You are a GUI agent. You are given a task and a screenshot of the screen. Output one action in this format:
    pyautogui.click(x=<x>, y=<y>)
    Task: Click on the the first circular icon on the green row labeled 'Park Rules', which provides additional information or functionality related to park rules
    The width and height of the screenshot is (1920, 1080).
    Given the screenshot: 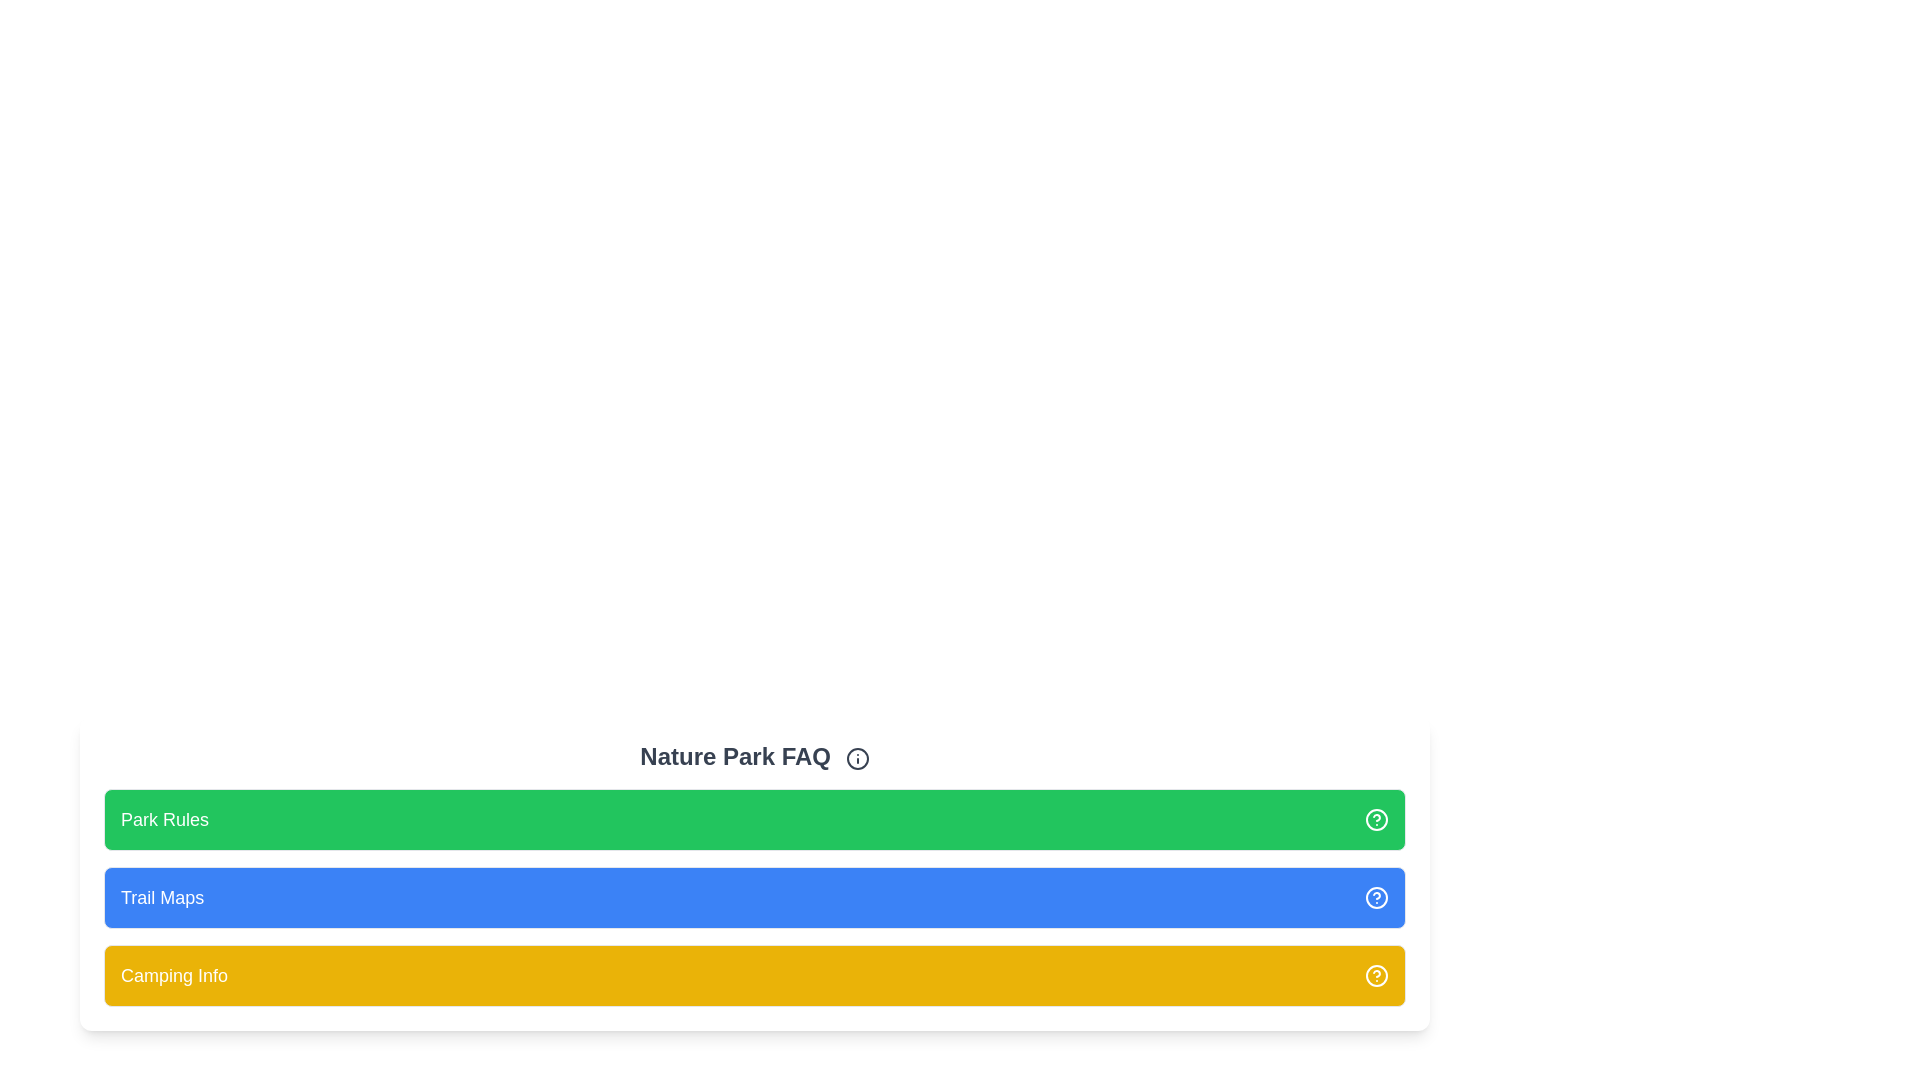 What is the action you would take?
    pyautogui.click(x=1376, y=820)
    